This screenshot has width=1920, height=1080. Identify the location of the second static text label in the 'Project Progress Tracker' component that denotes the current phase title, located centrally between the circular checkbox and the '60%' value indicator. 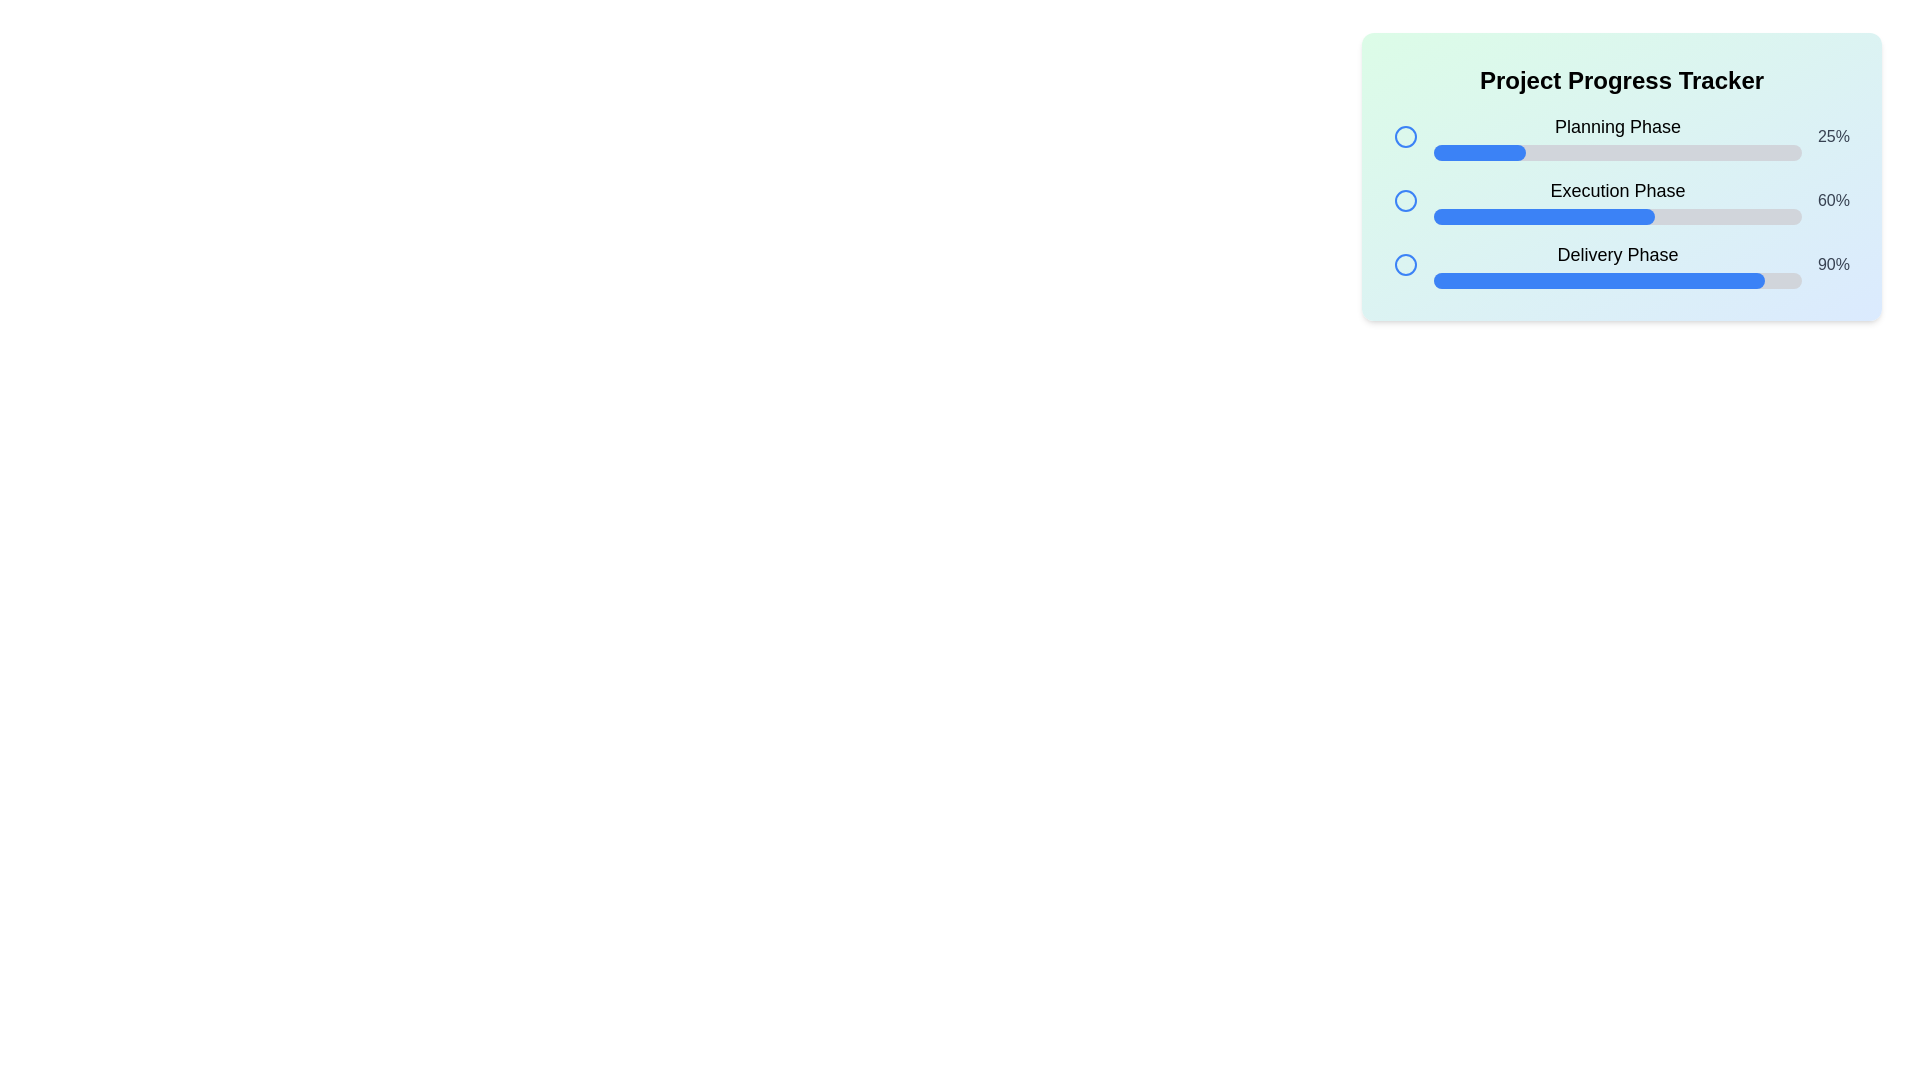
(1617, 191).